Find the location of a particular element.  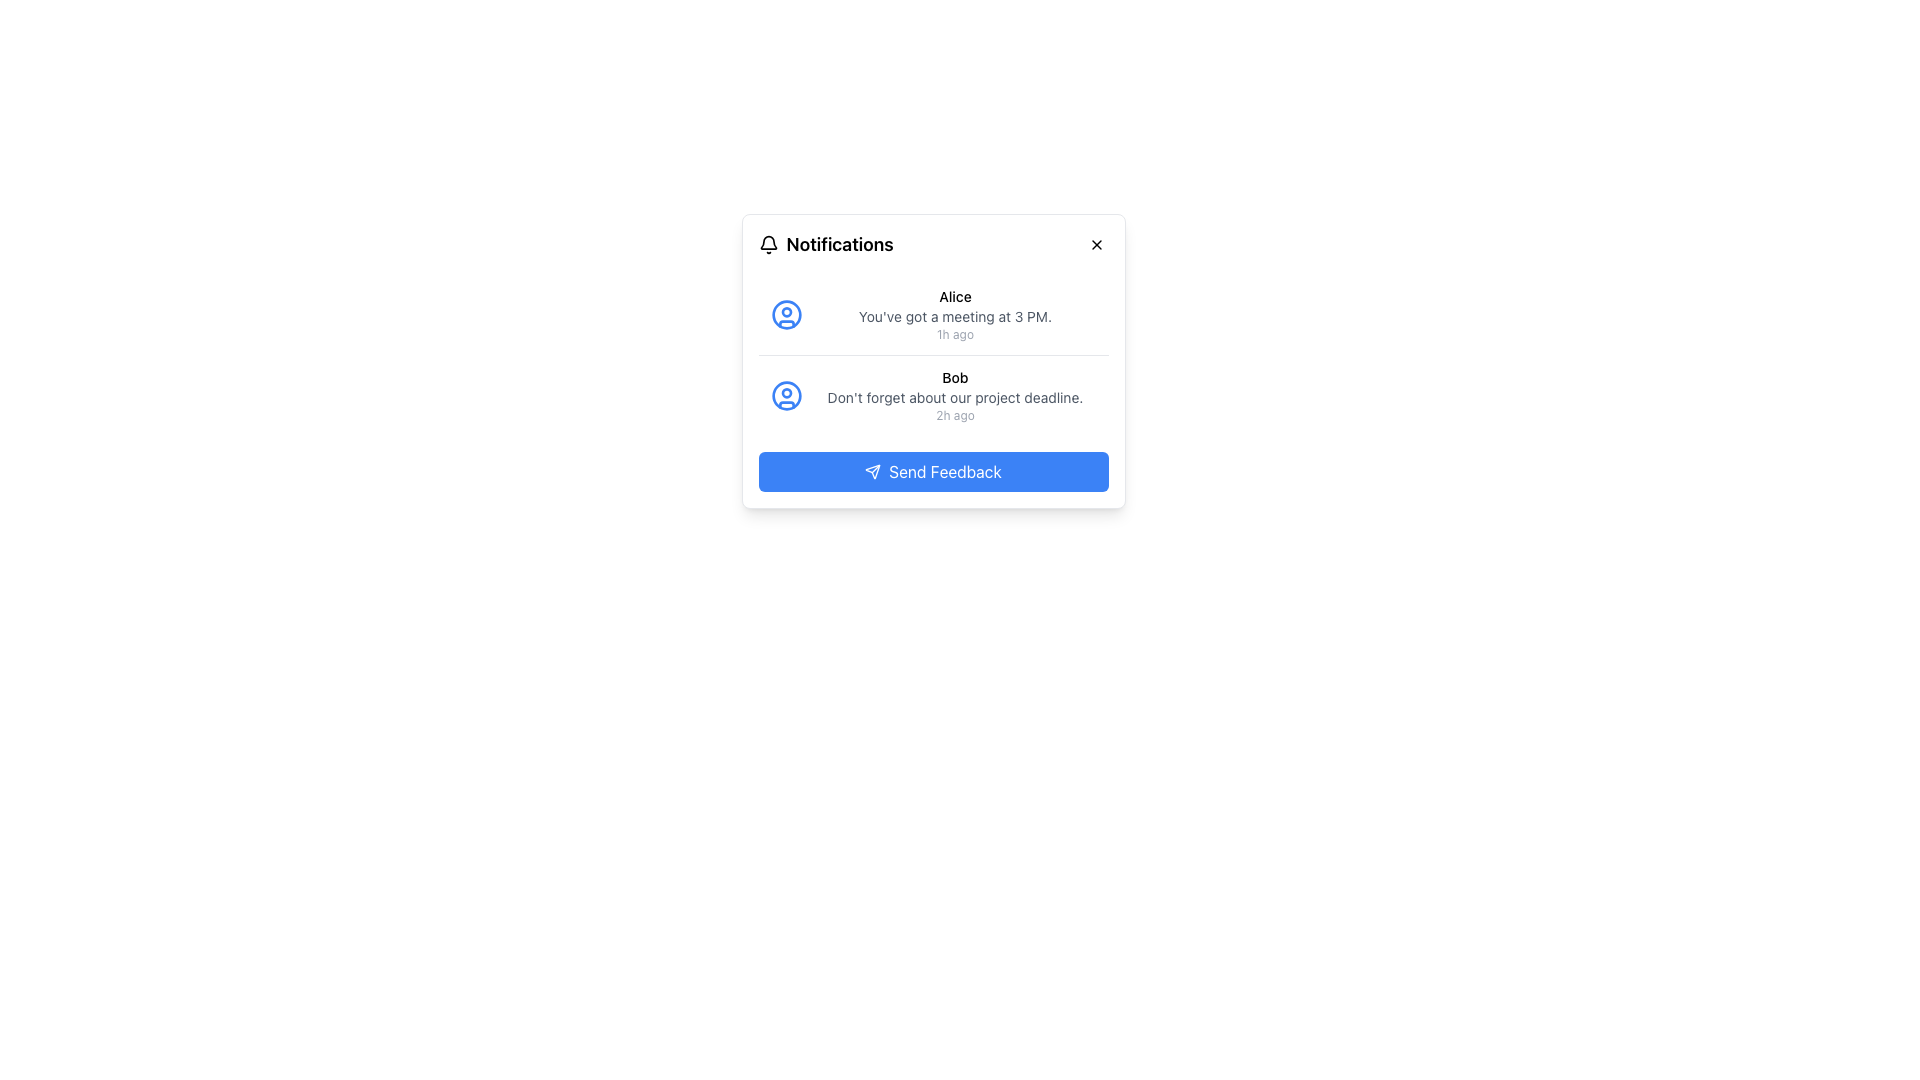

the minimalist bell icon located at the top-left corner of the 'Notifications' section, which is adjacent to the text 'Notifications' is located at coordinates (767, 244).